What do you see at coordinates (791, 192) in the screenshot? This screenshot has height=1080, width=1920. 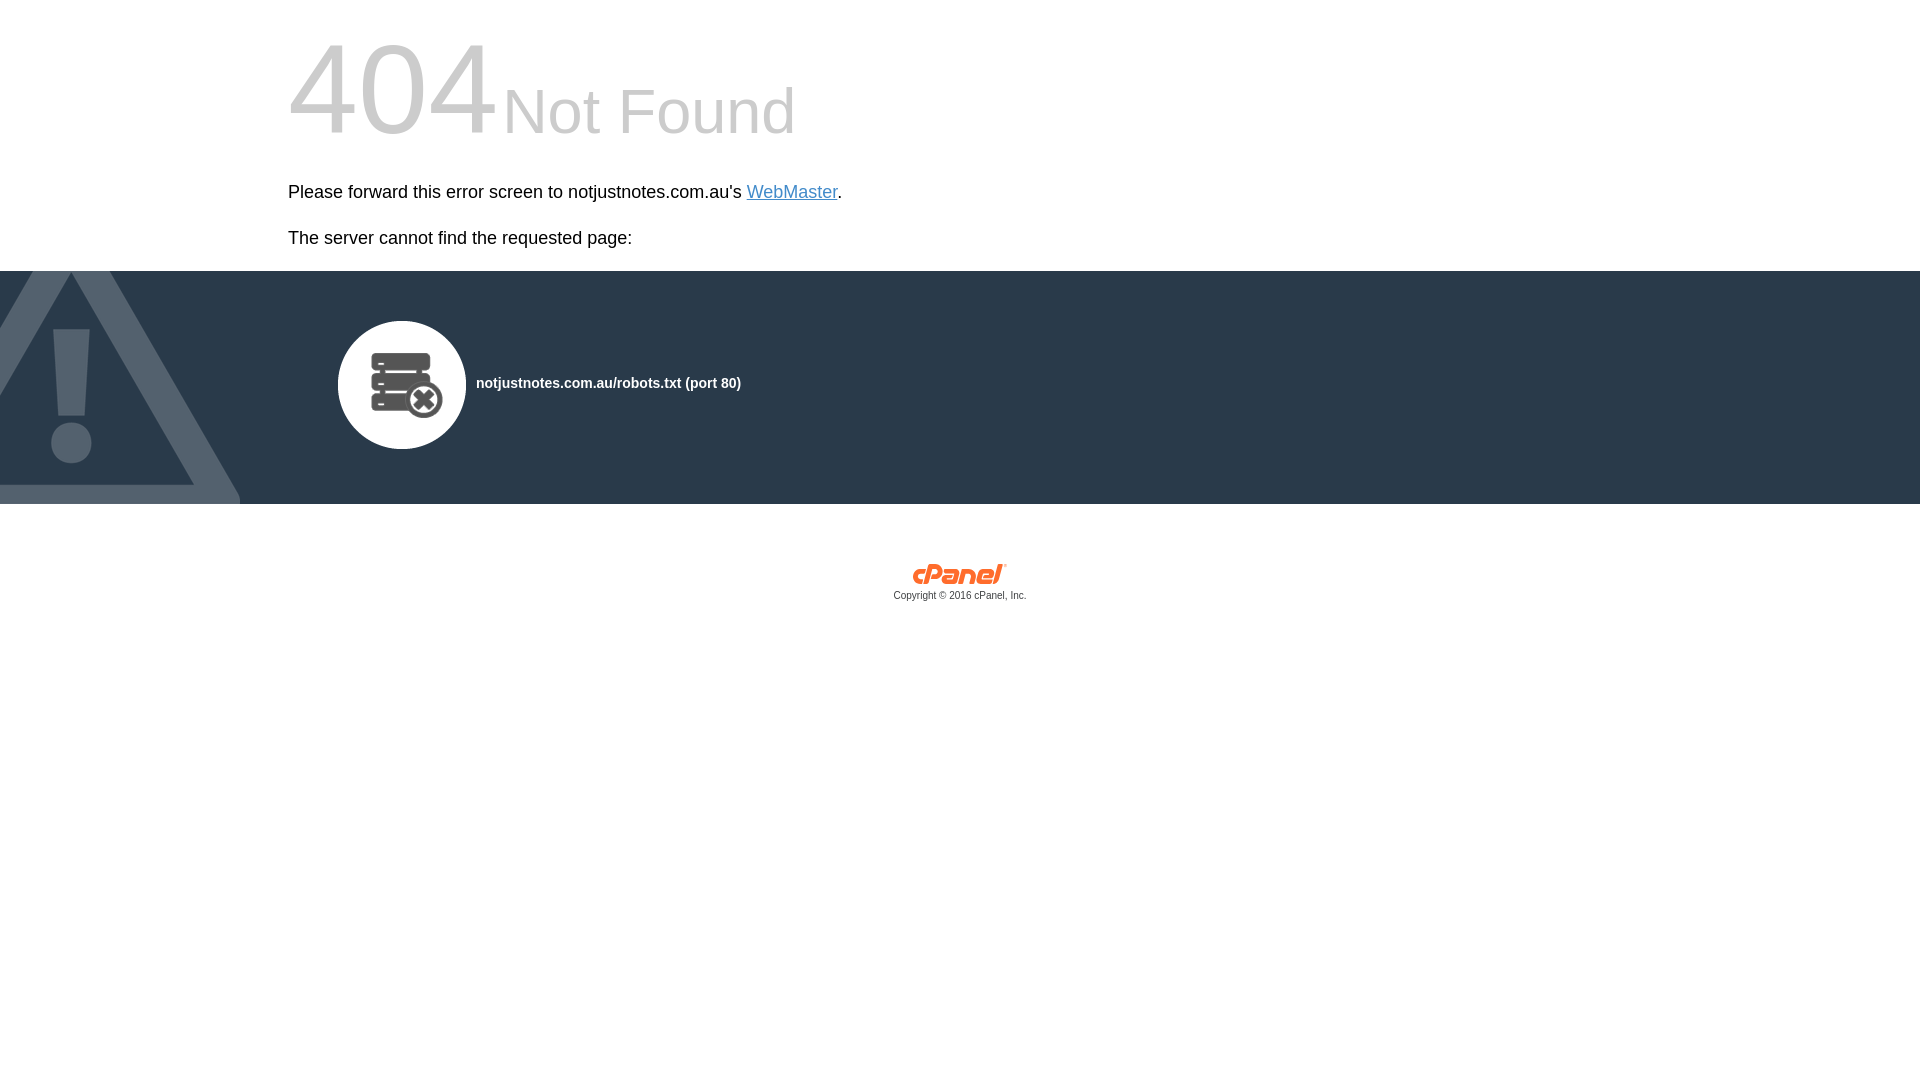 I see `'WebMaster'` at bounding box center [791, 192].